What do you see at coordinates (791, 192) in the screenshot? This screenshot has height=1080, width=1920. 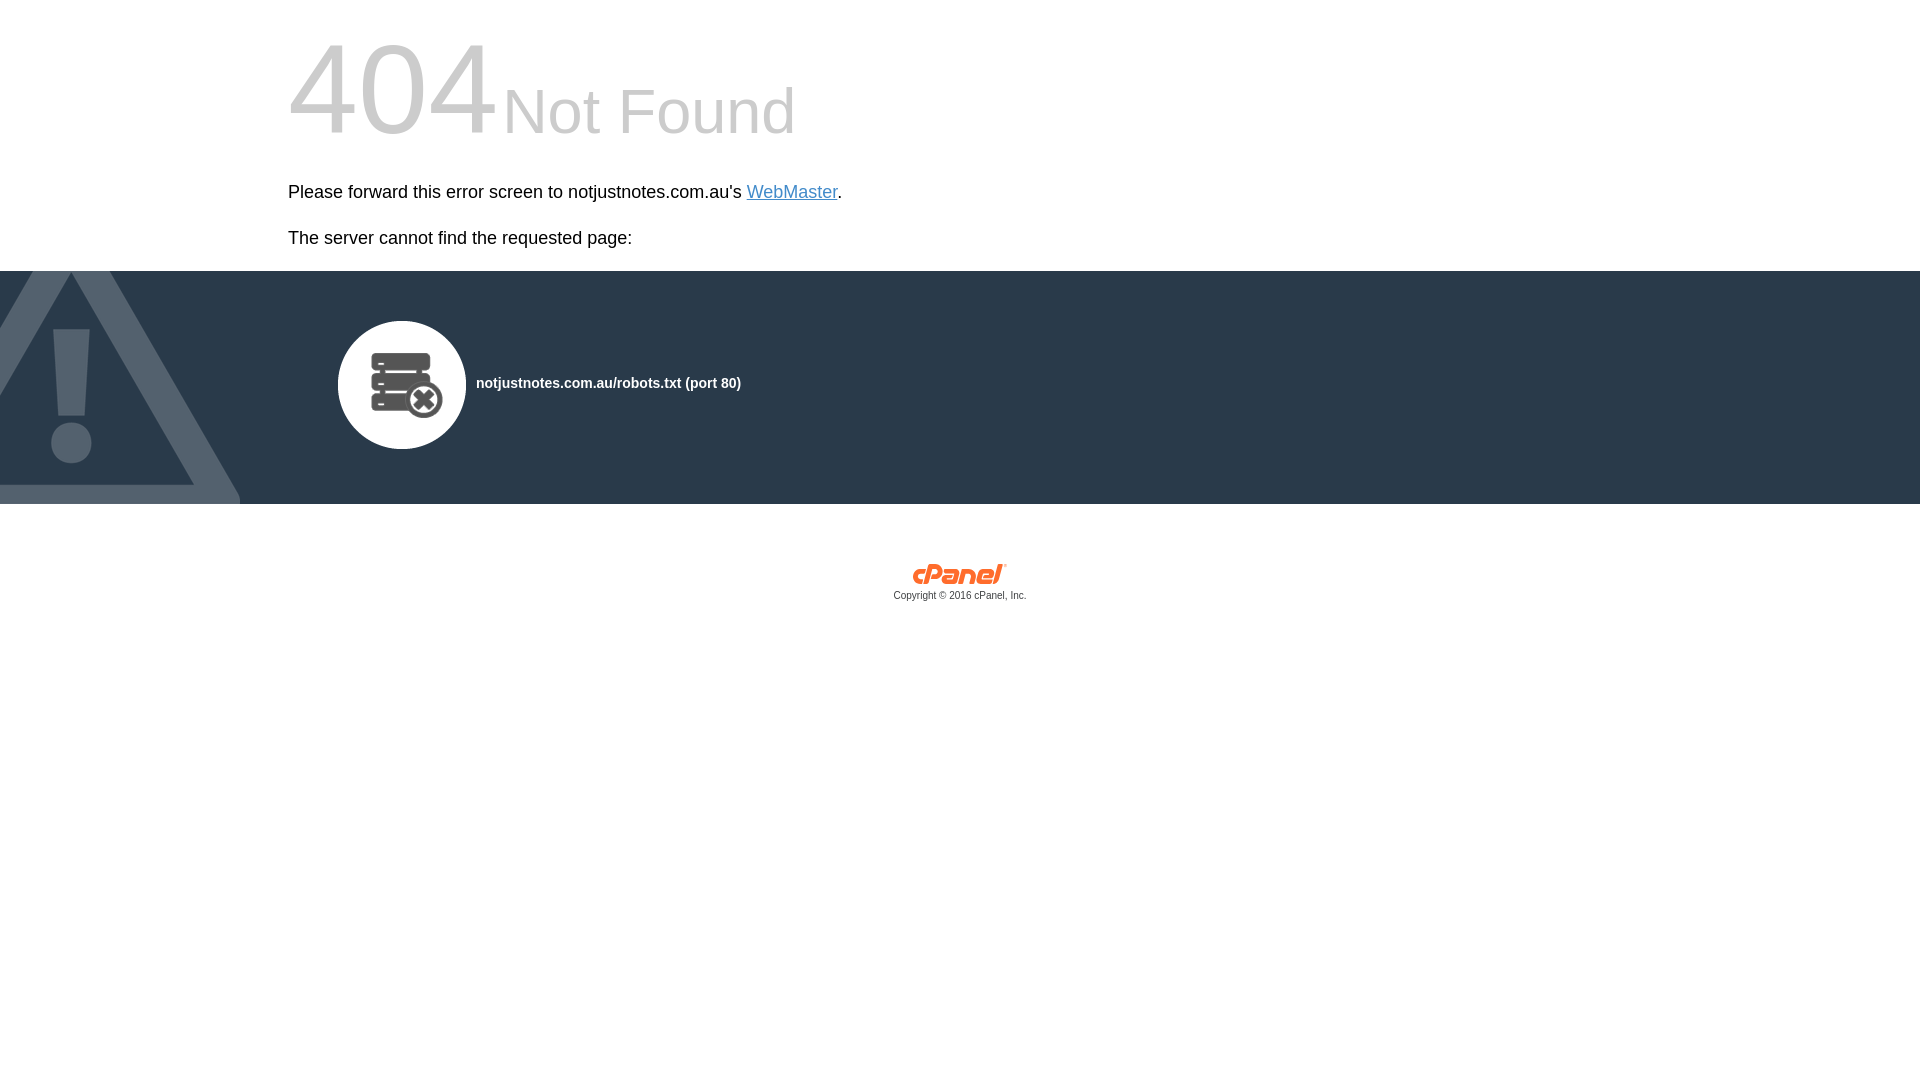 I see `'WebMaster'` at bounding box center [791, 192].